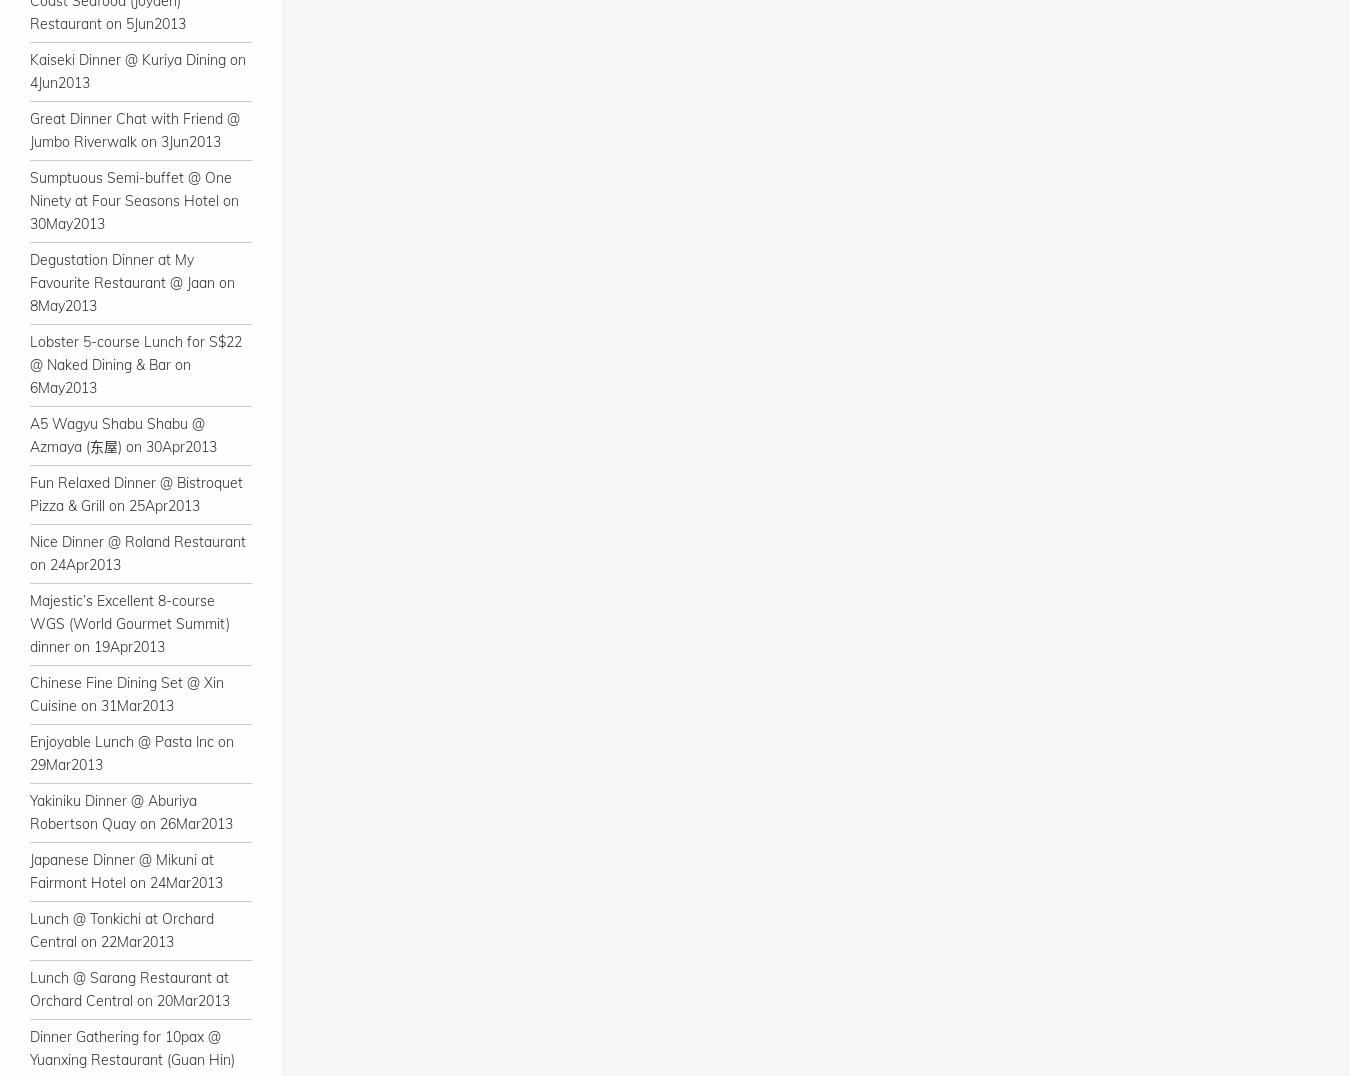 This screenshot has height=1076, width=1350. I want to click on 'Lunch @ Tonkichi at Orchard Central on 22Mar2013', so click(122, 929).